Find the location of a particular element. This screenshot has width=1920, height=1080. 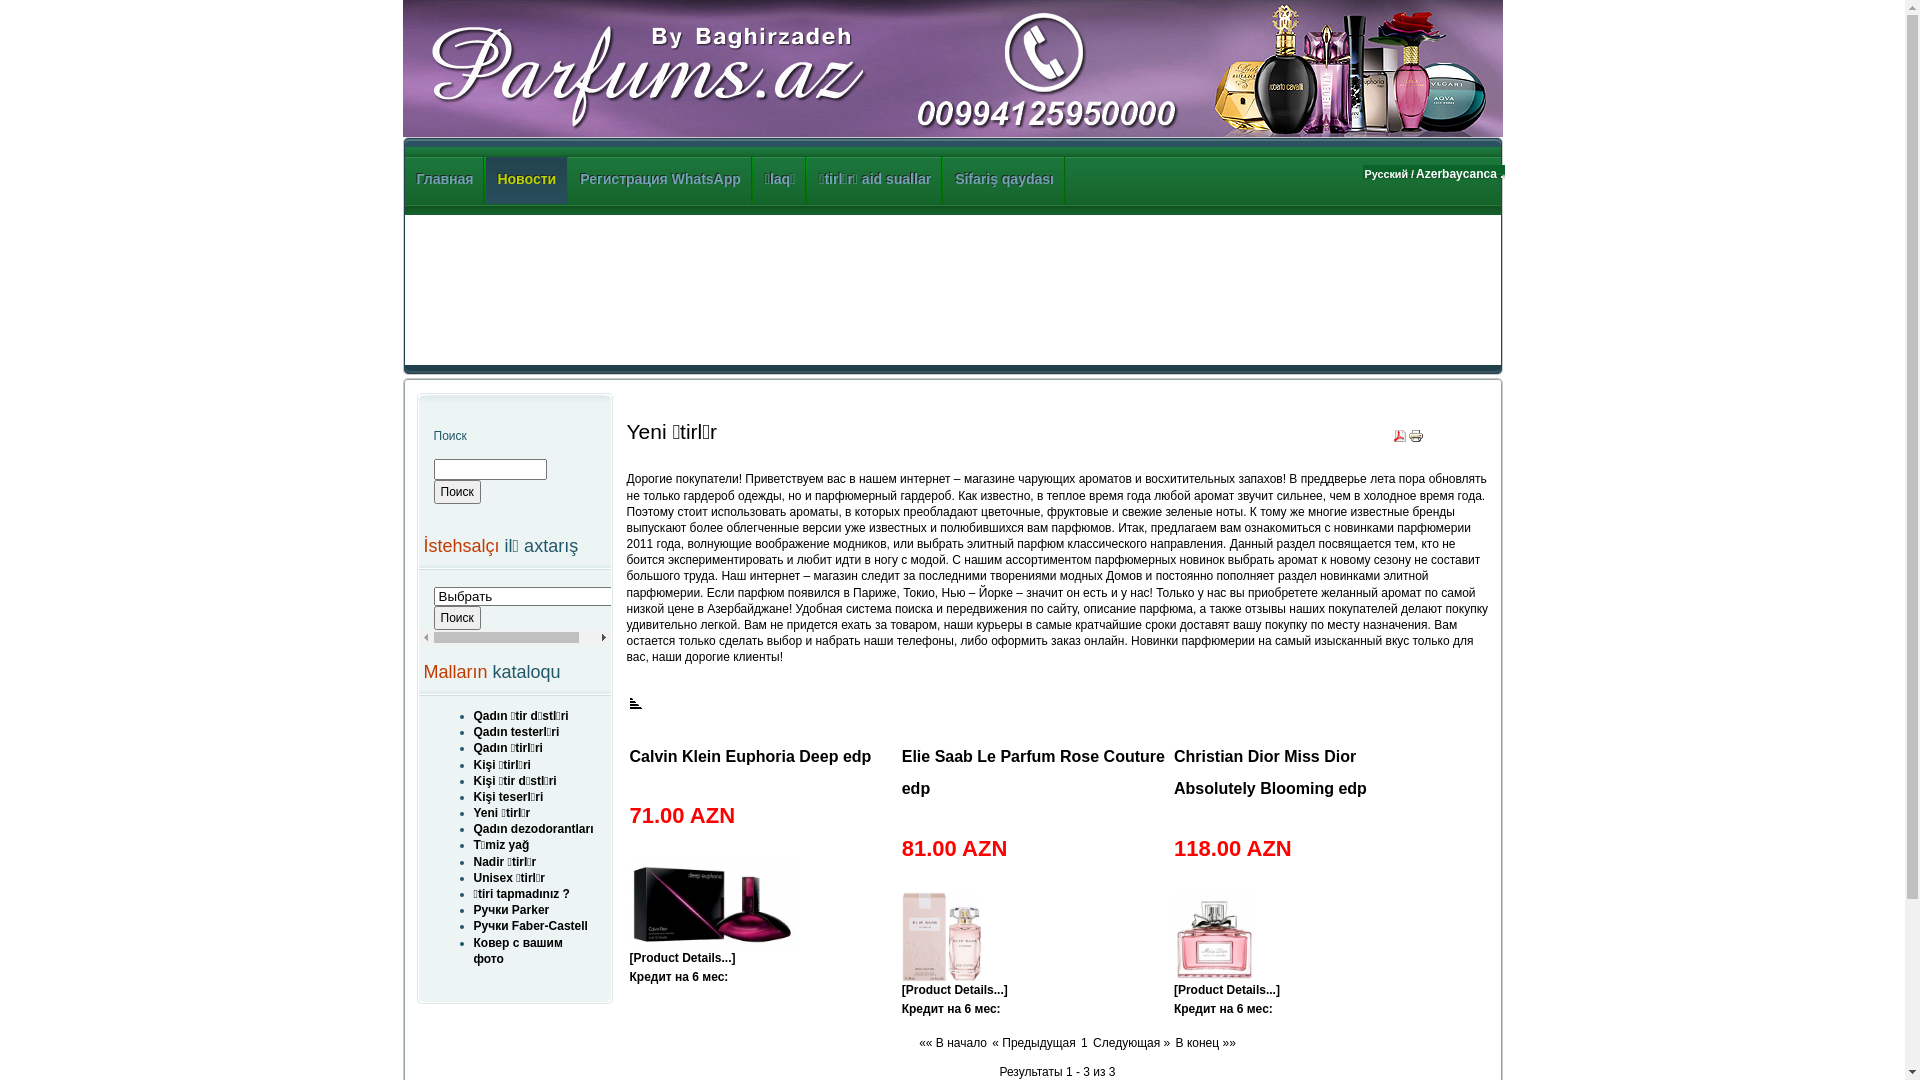

'Calvin Klein Euphoria Deep edp' is located at coordinates (713, 905).